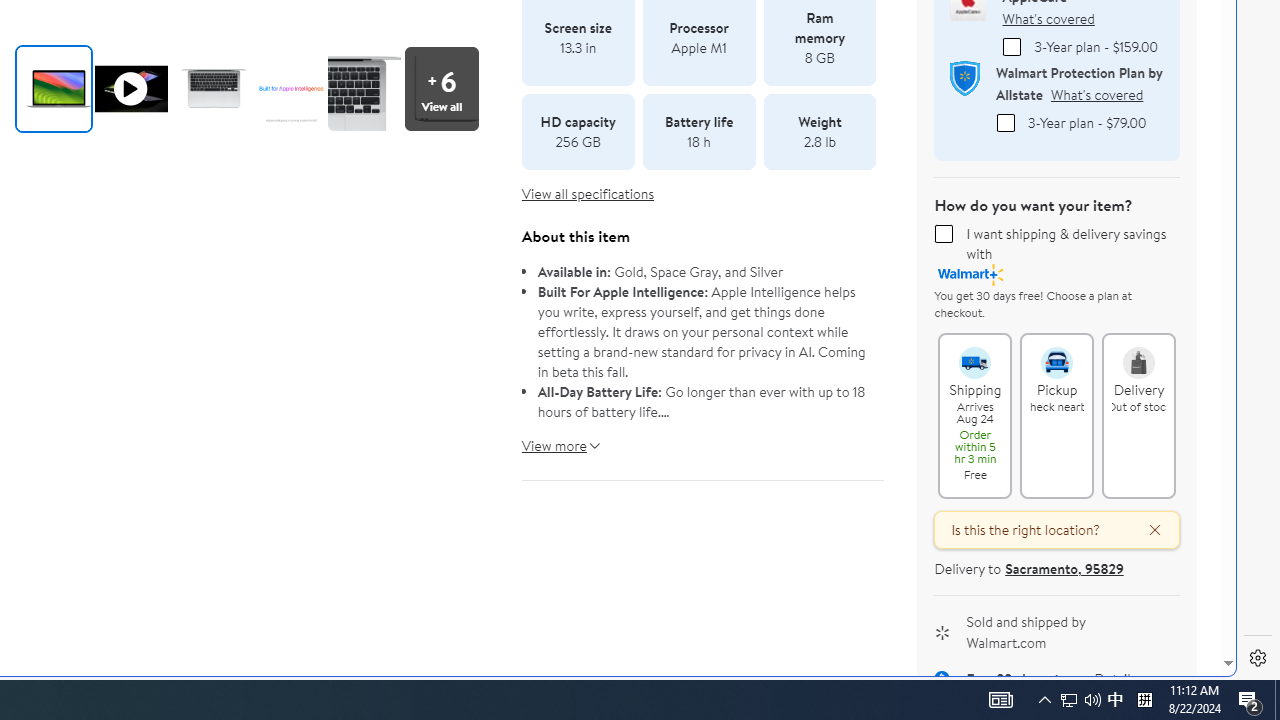  What do you see at coordinates (130, 87) in the screenshot?
I see `'Class: absolute pointer'` at bounding box center [130, 87].